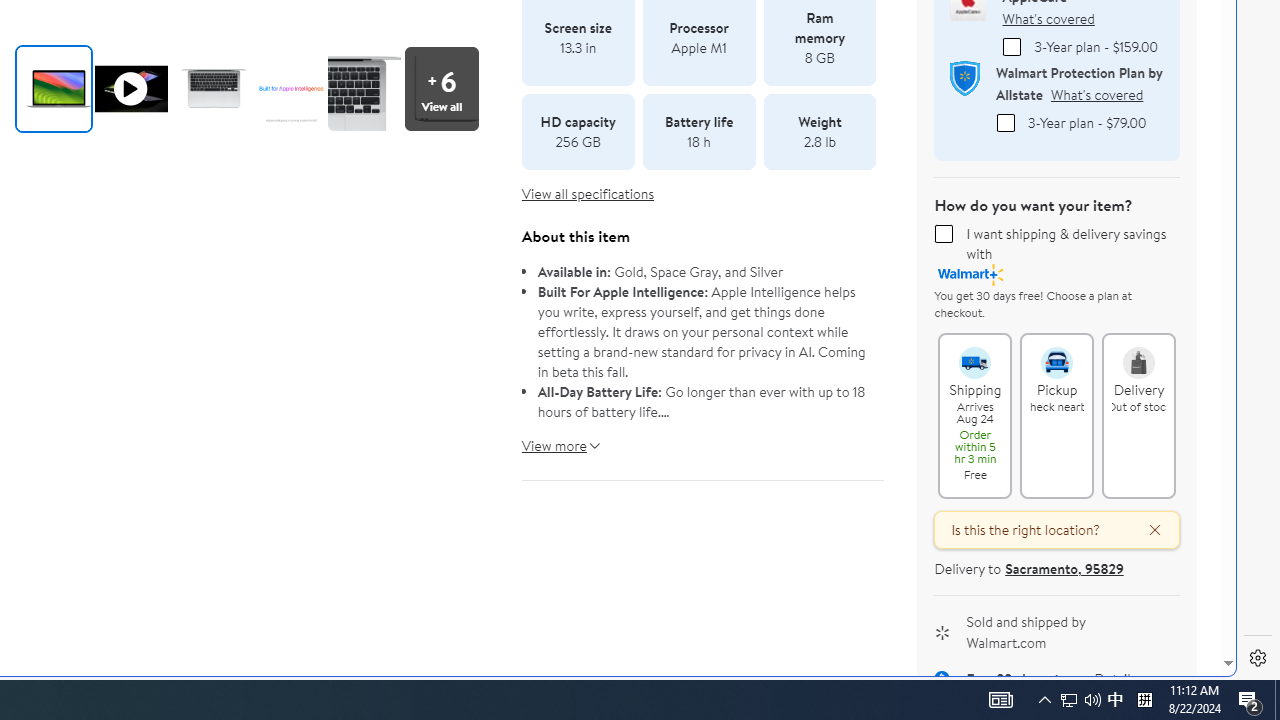  What do you see at coordinates (130, 87) in the screenshot?
I see `'Class: absolute pointer'` at bounding box center [130, 87].